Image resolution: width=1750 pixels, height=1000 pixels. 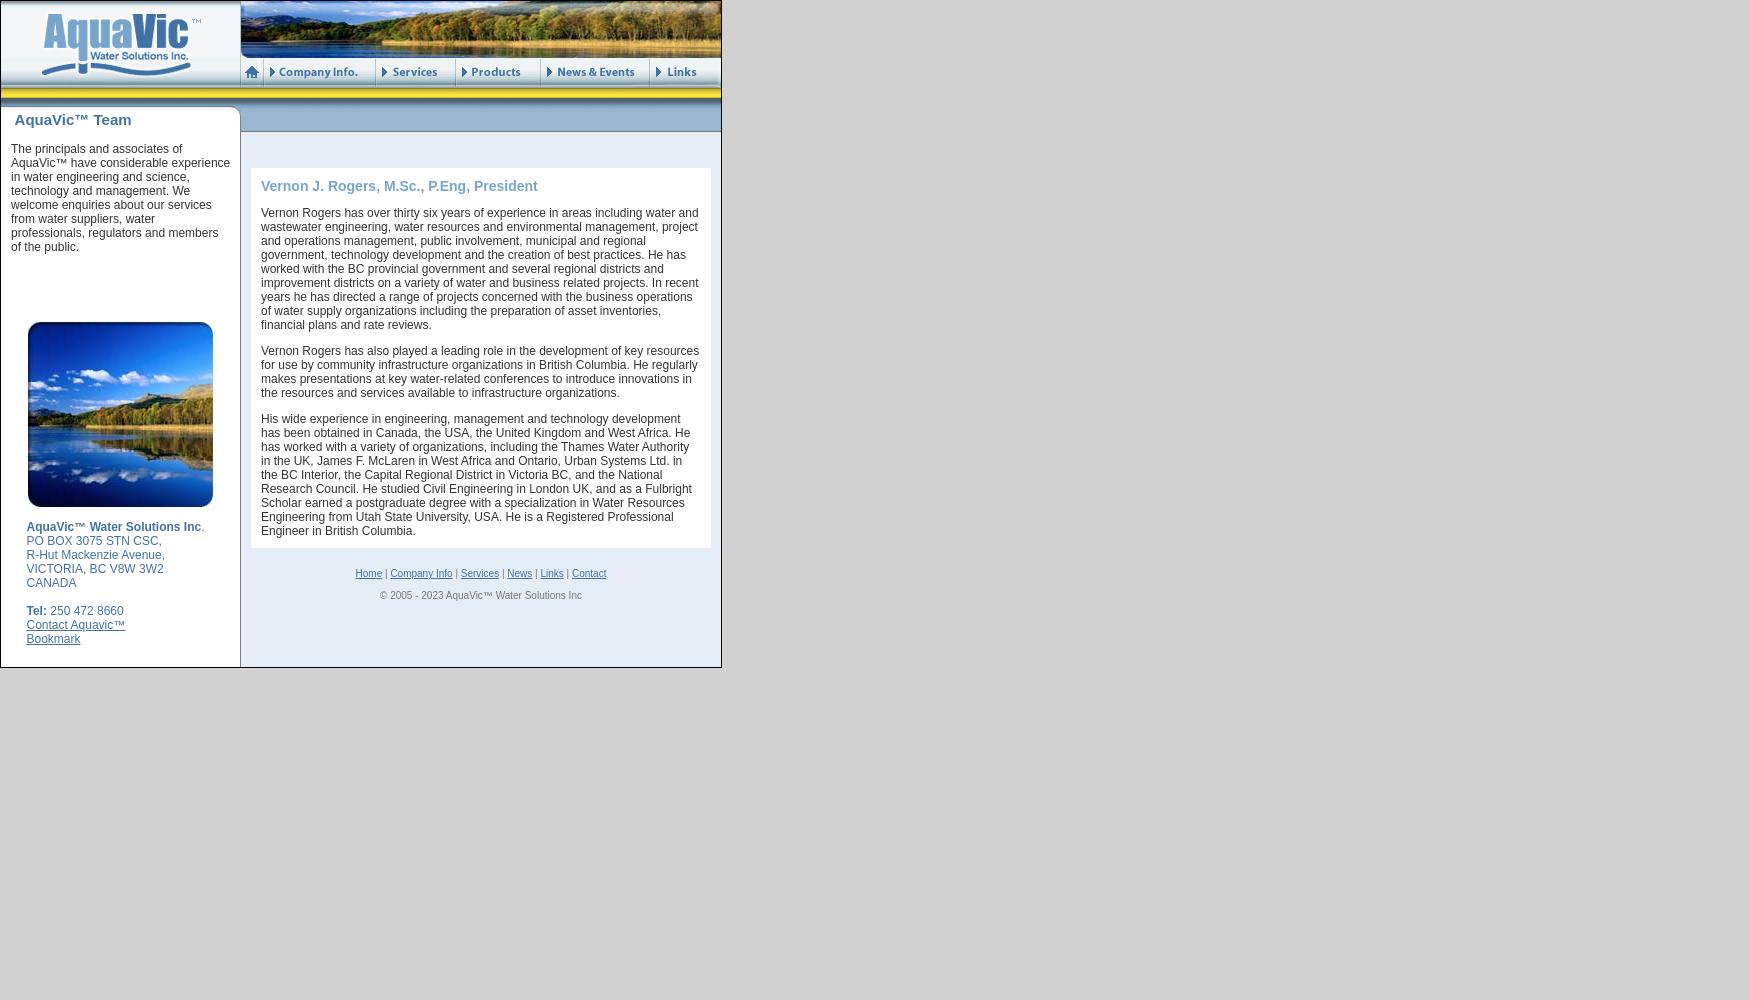 What do you see at coordinates (52, 639) in the screenshot?
I see `'Bookmark'` at bounding box center [52, 639].